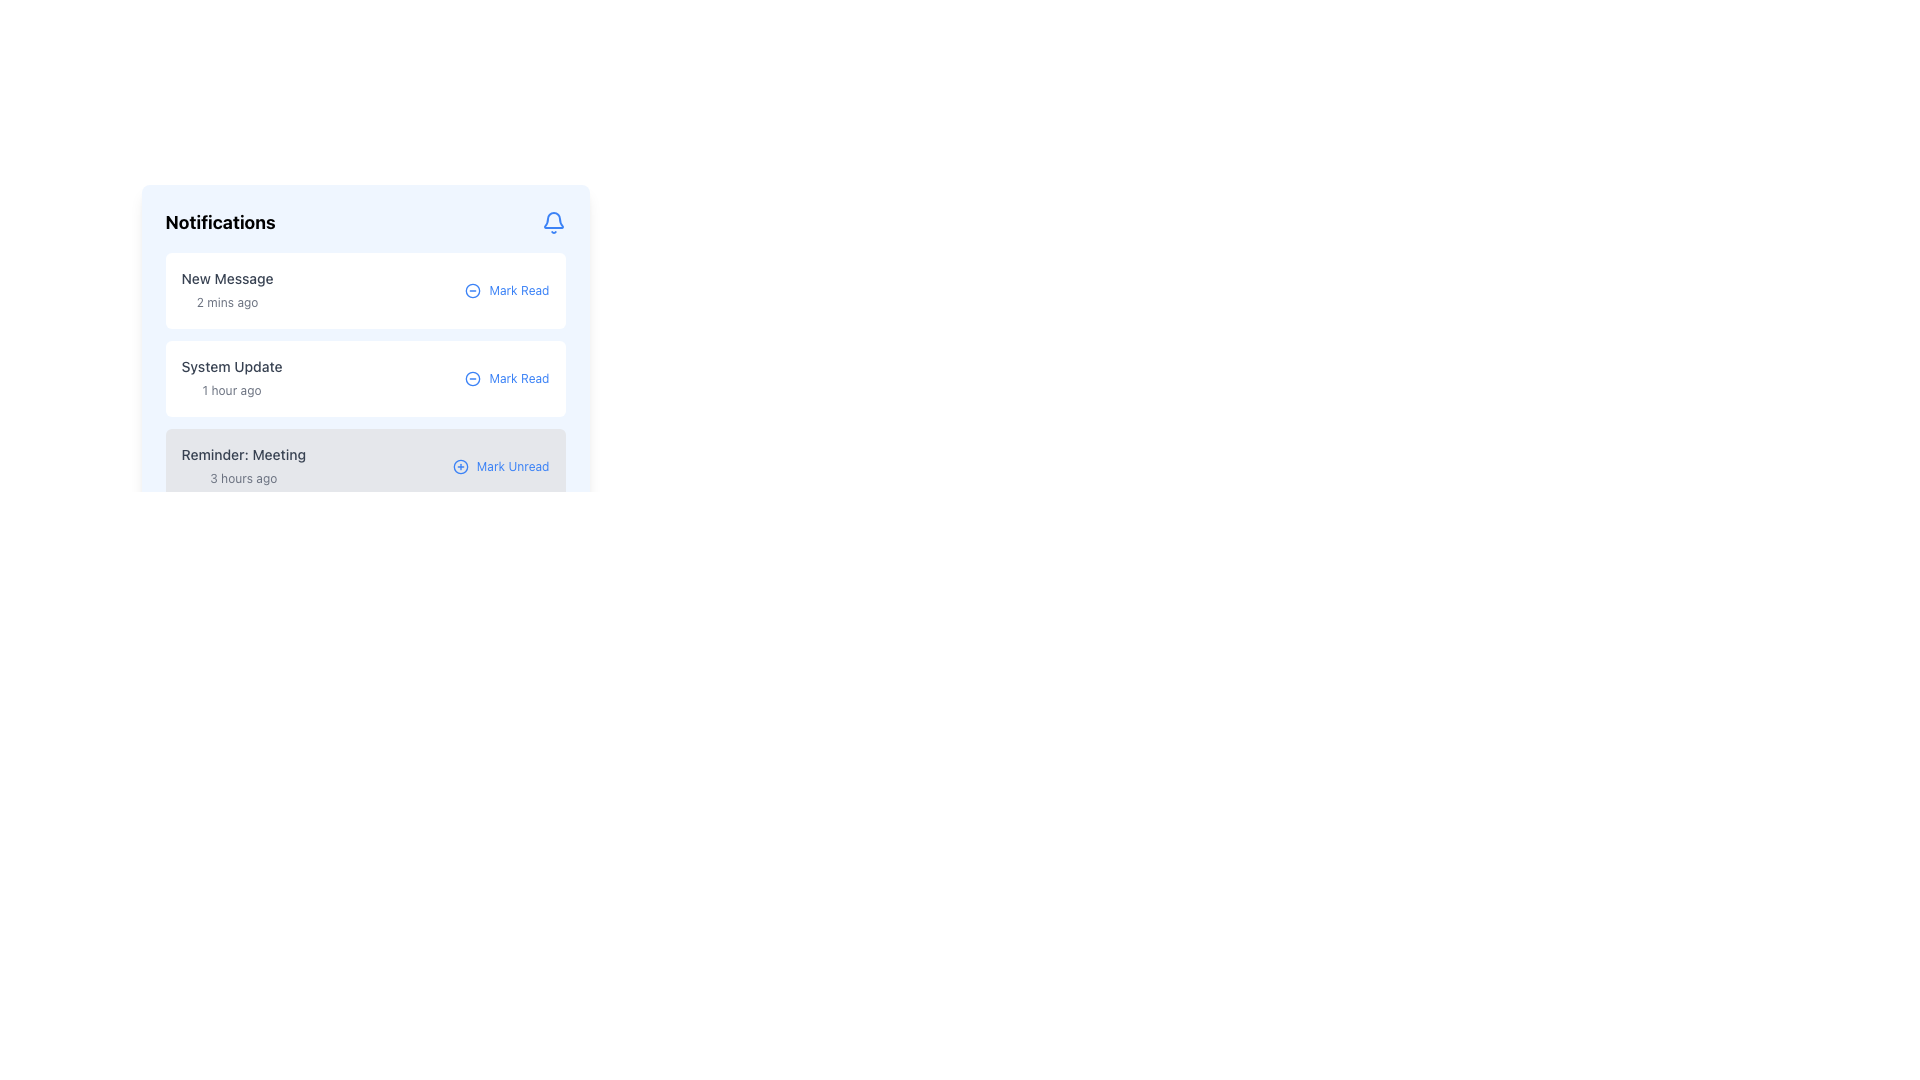 This screenshot has height=1080, width=1920. I want to click on the 'Mark Read' interactive text link with a blue font color and a minus icon to mark the notification as read, so click(507, 378).